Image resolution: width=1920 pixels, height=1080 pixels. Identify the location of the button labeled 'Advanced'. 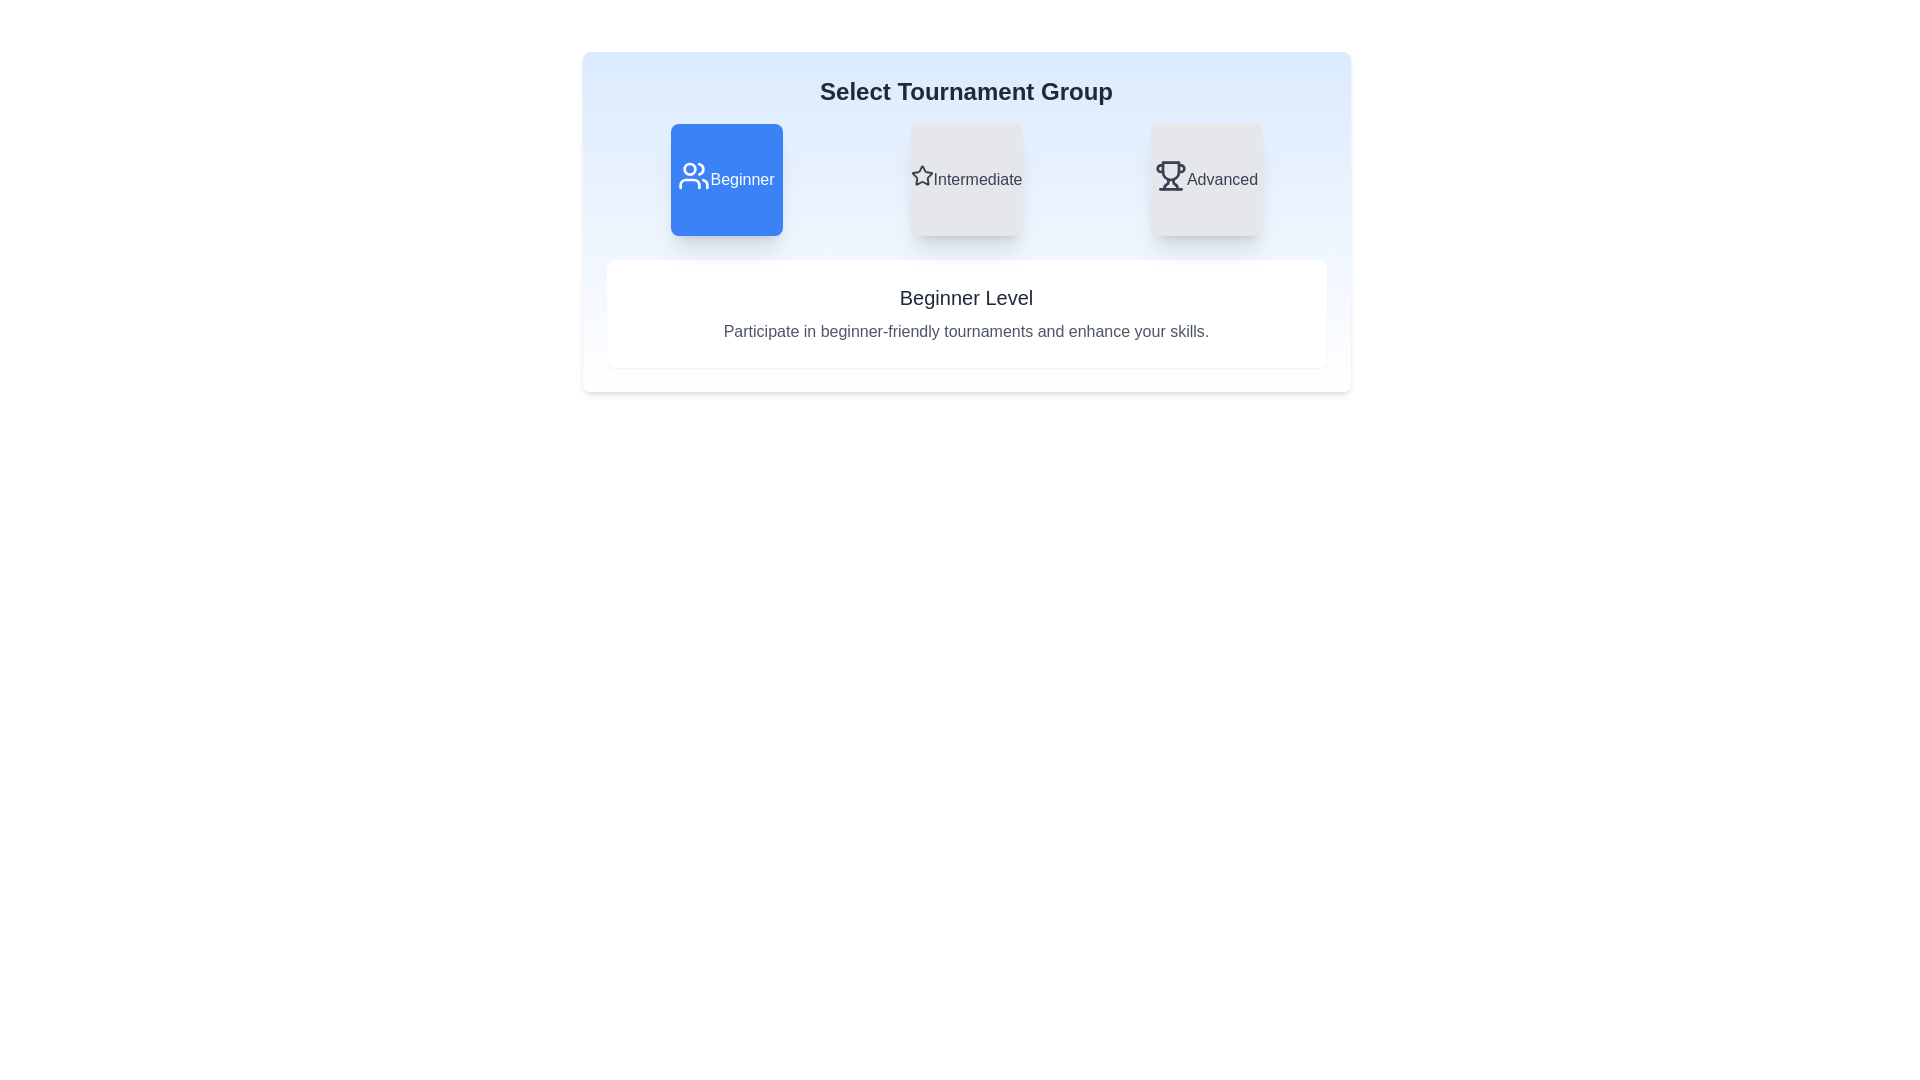
(1205, 180).